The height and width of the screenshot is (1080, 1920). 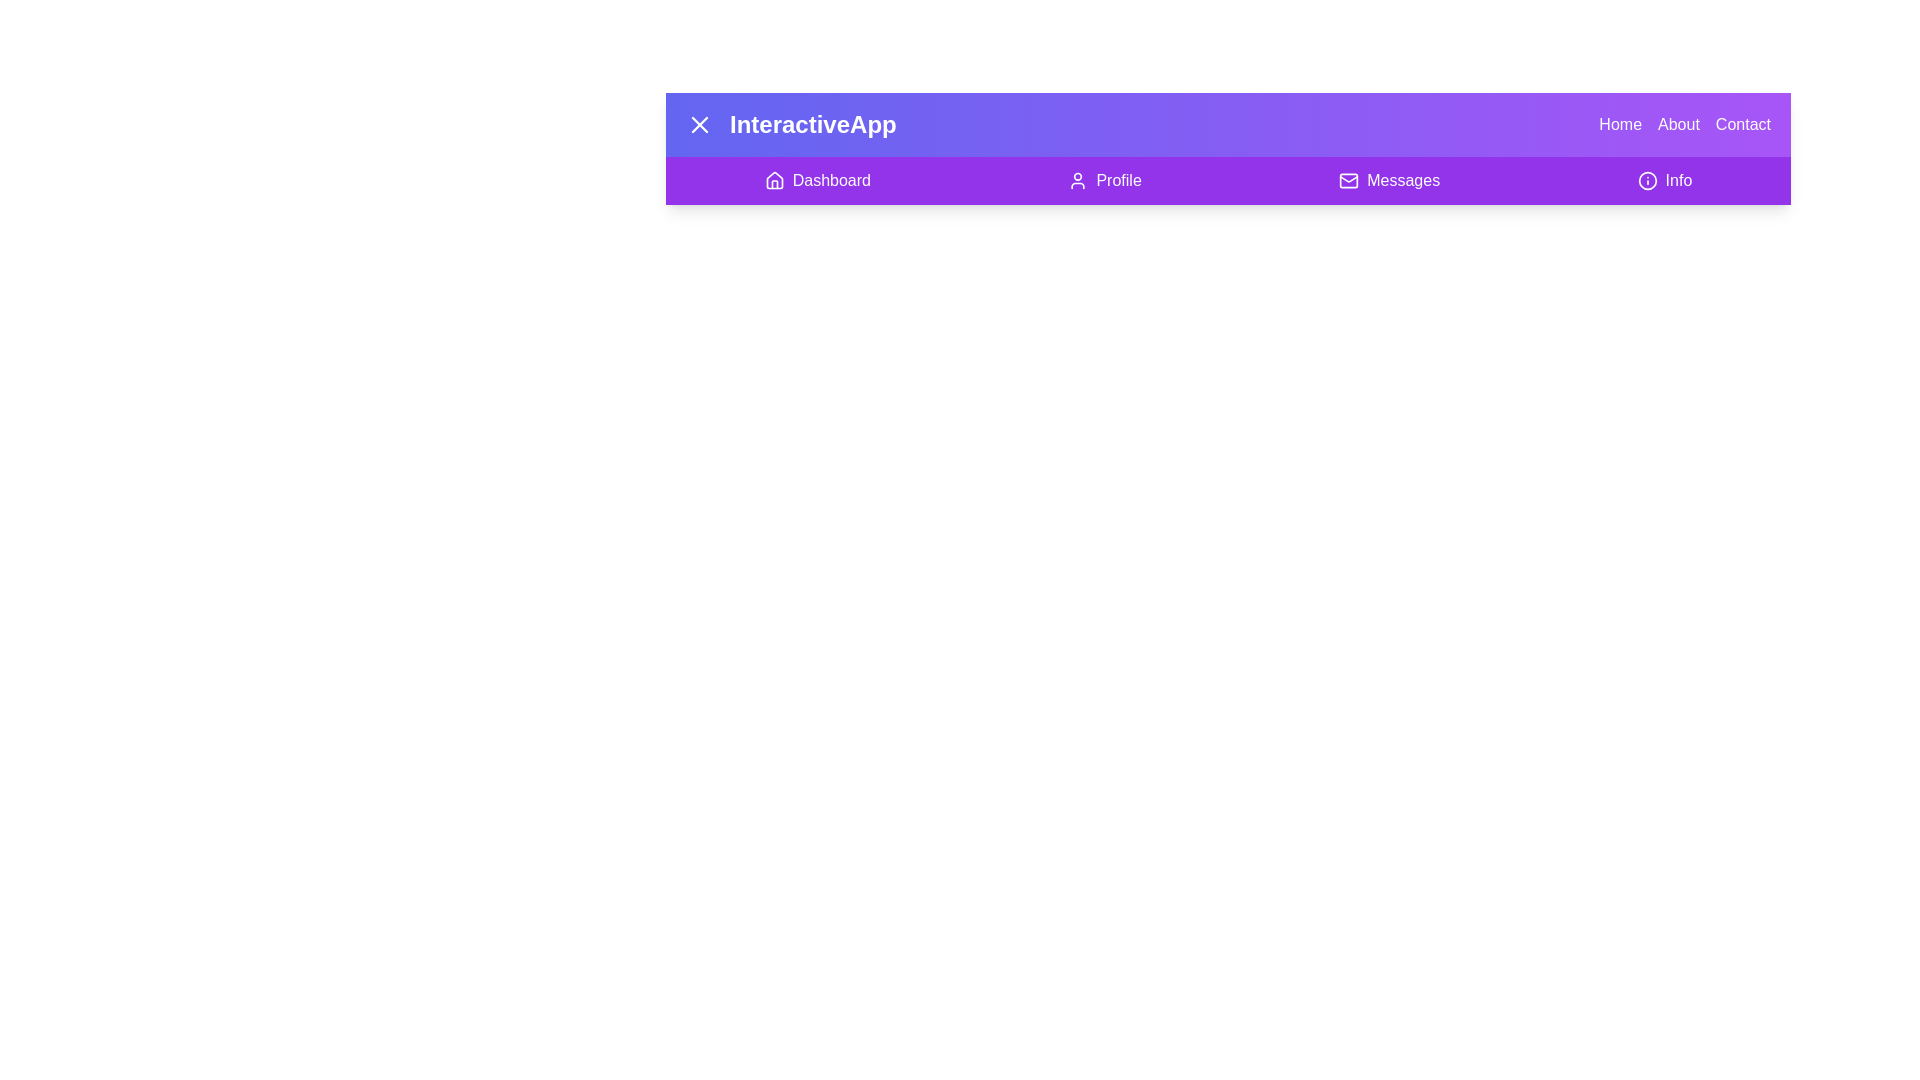 What do you see at coordinates (700, 124) in the screenshot?
I see `button in the top-left corner of the app bar to toggle the menu visibility` at bounding box center [700, 124].